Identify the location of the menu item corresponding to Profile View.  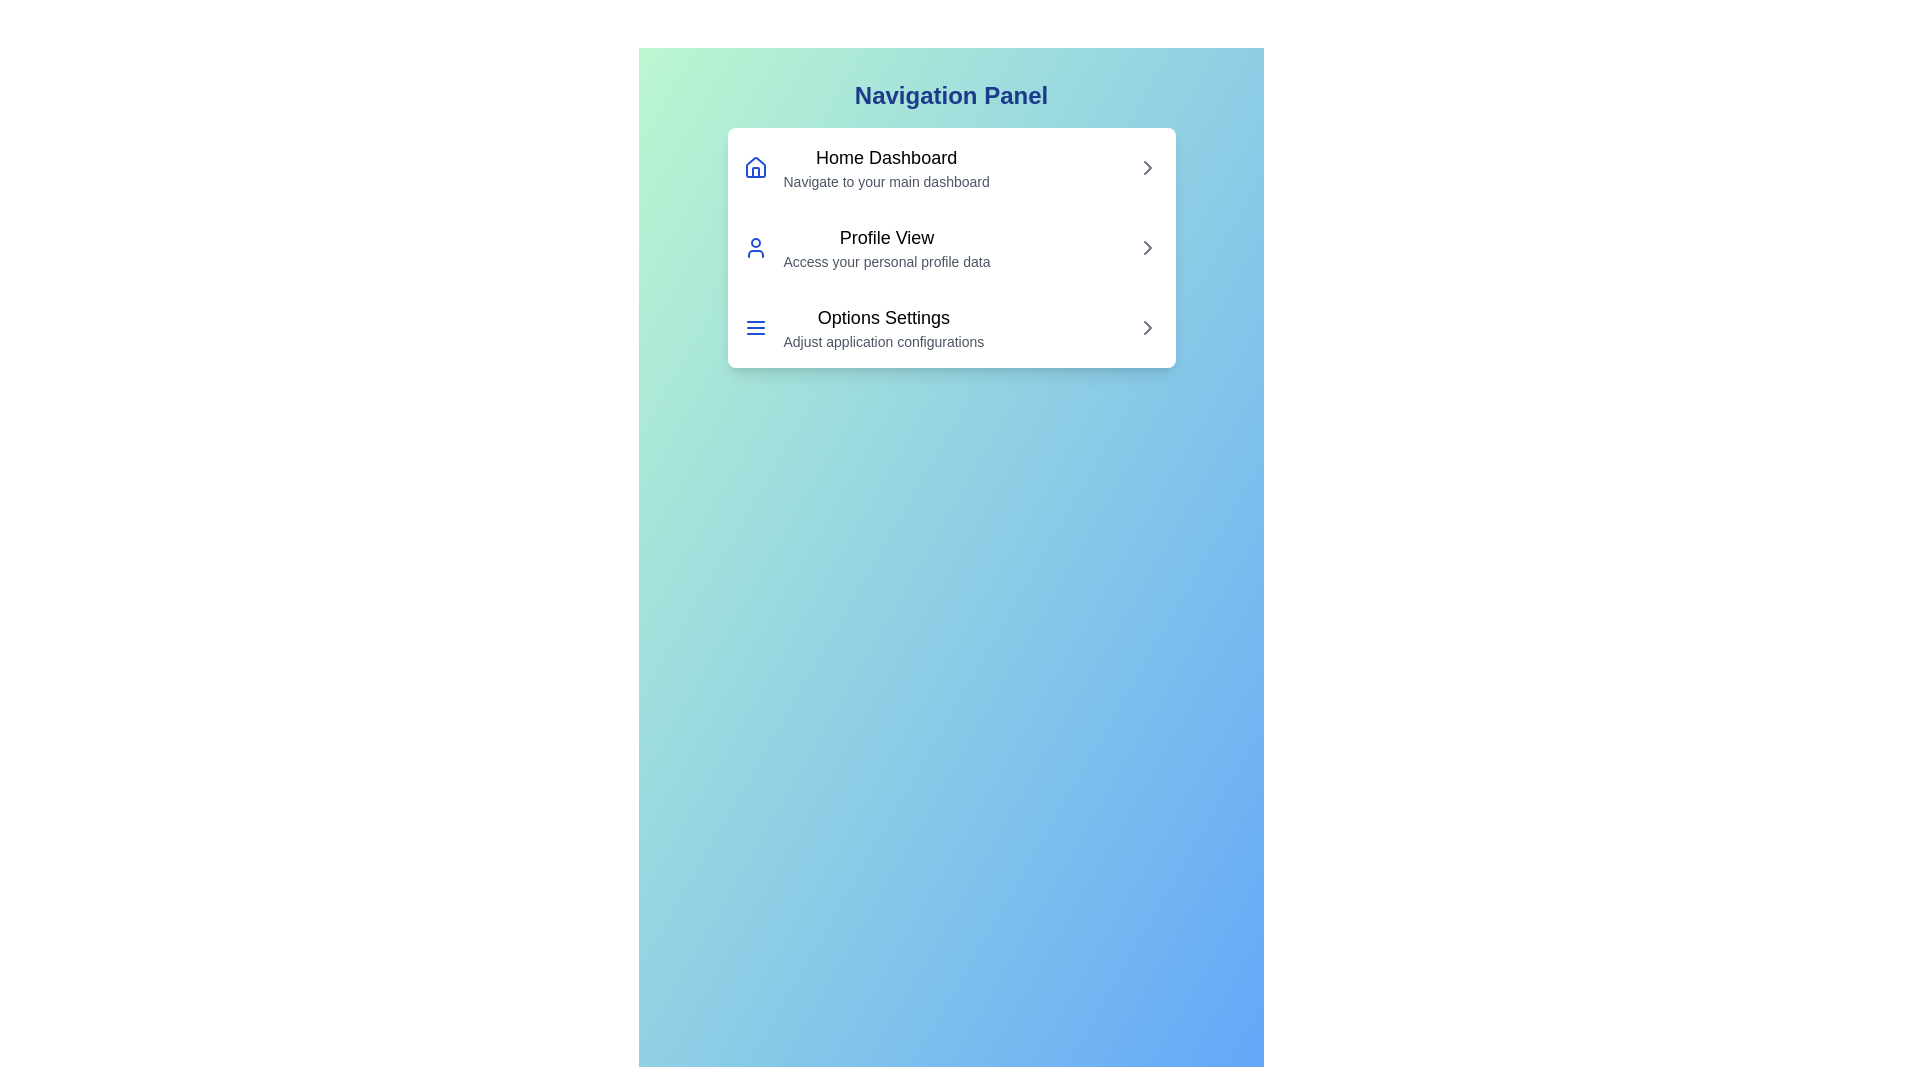
(950, 246).